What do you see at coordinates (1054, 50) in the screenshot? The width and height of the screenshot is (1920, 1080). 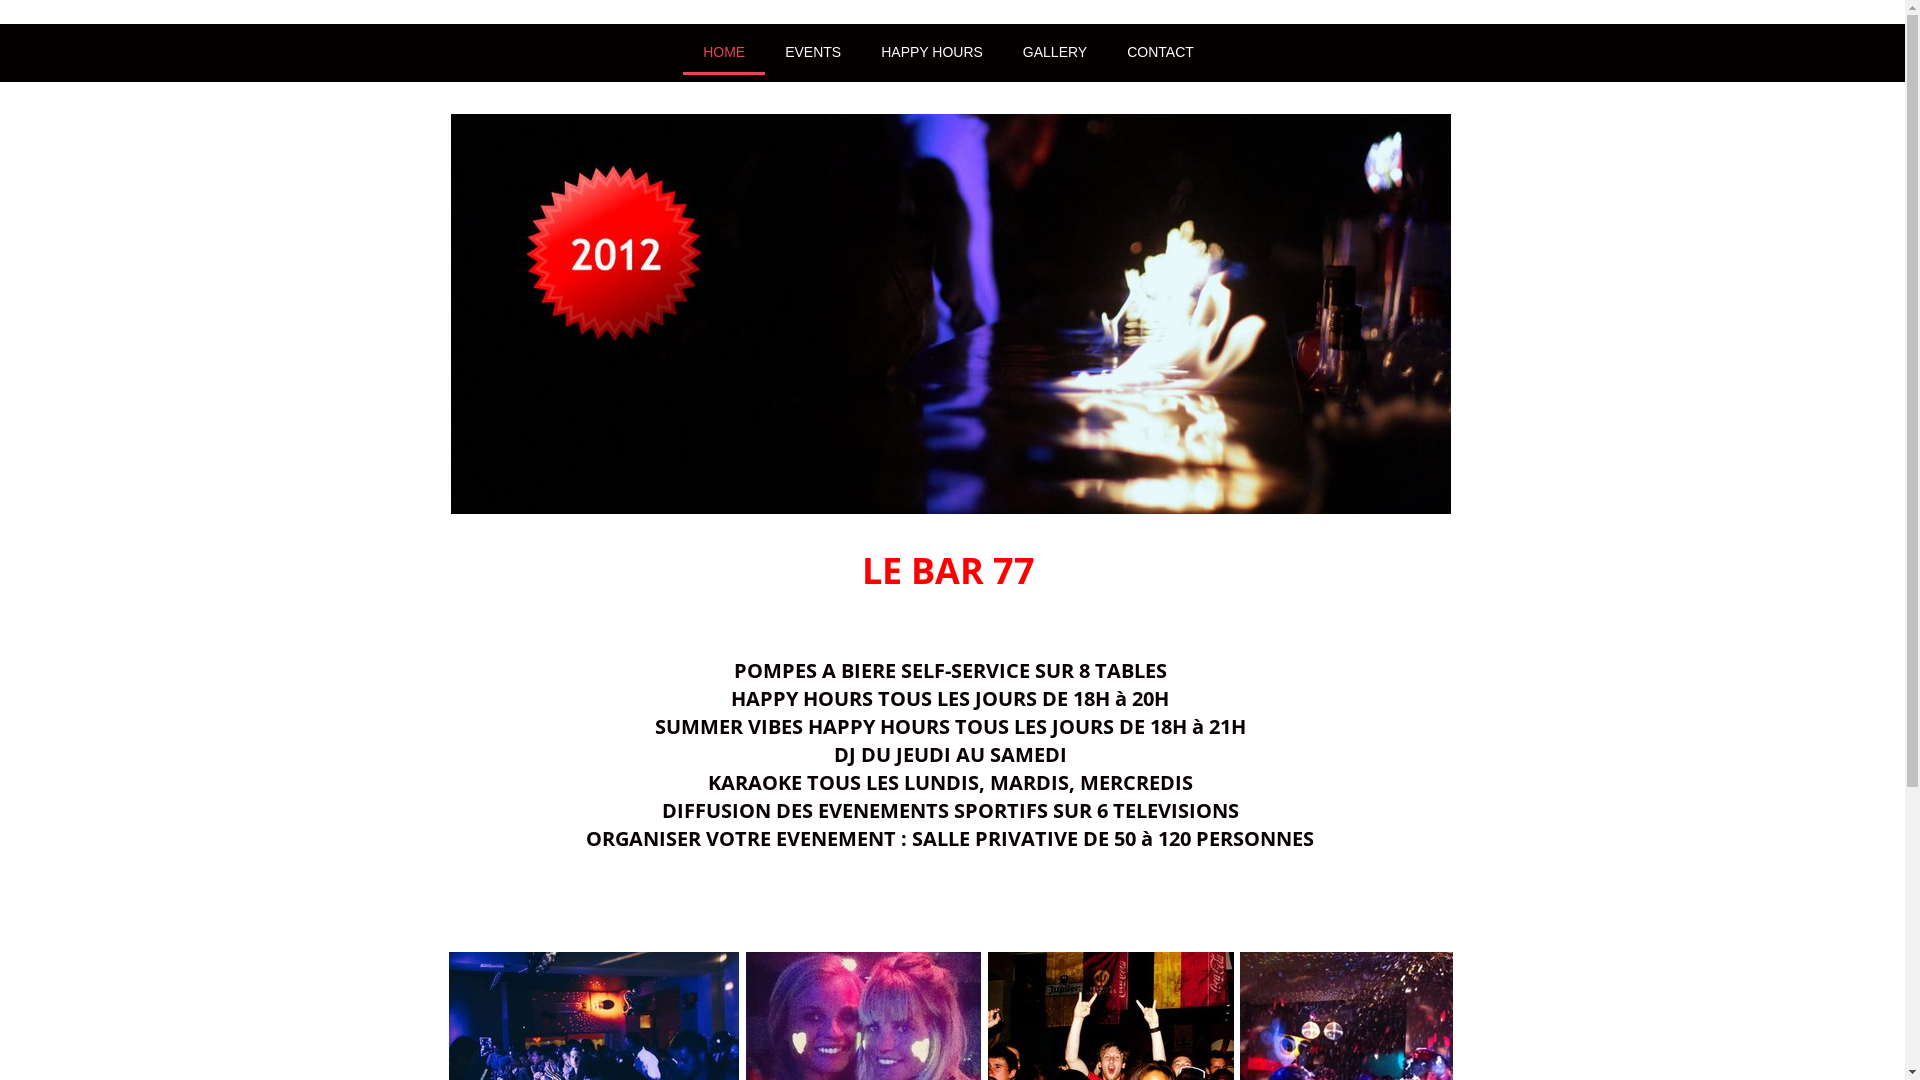 I see `'GALLERY'` at bounding box center [1054, 50].